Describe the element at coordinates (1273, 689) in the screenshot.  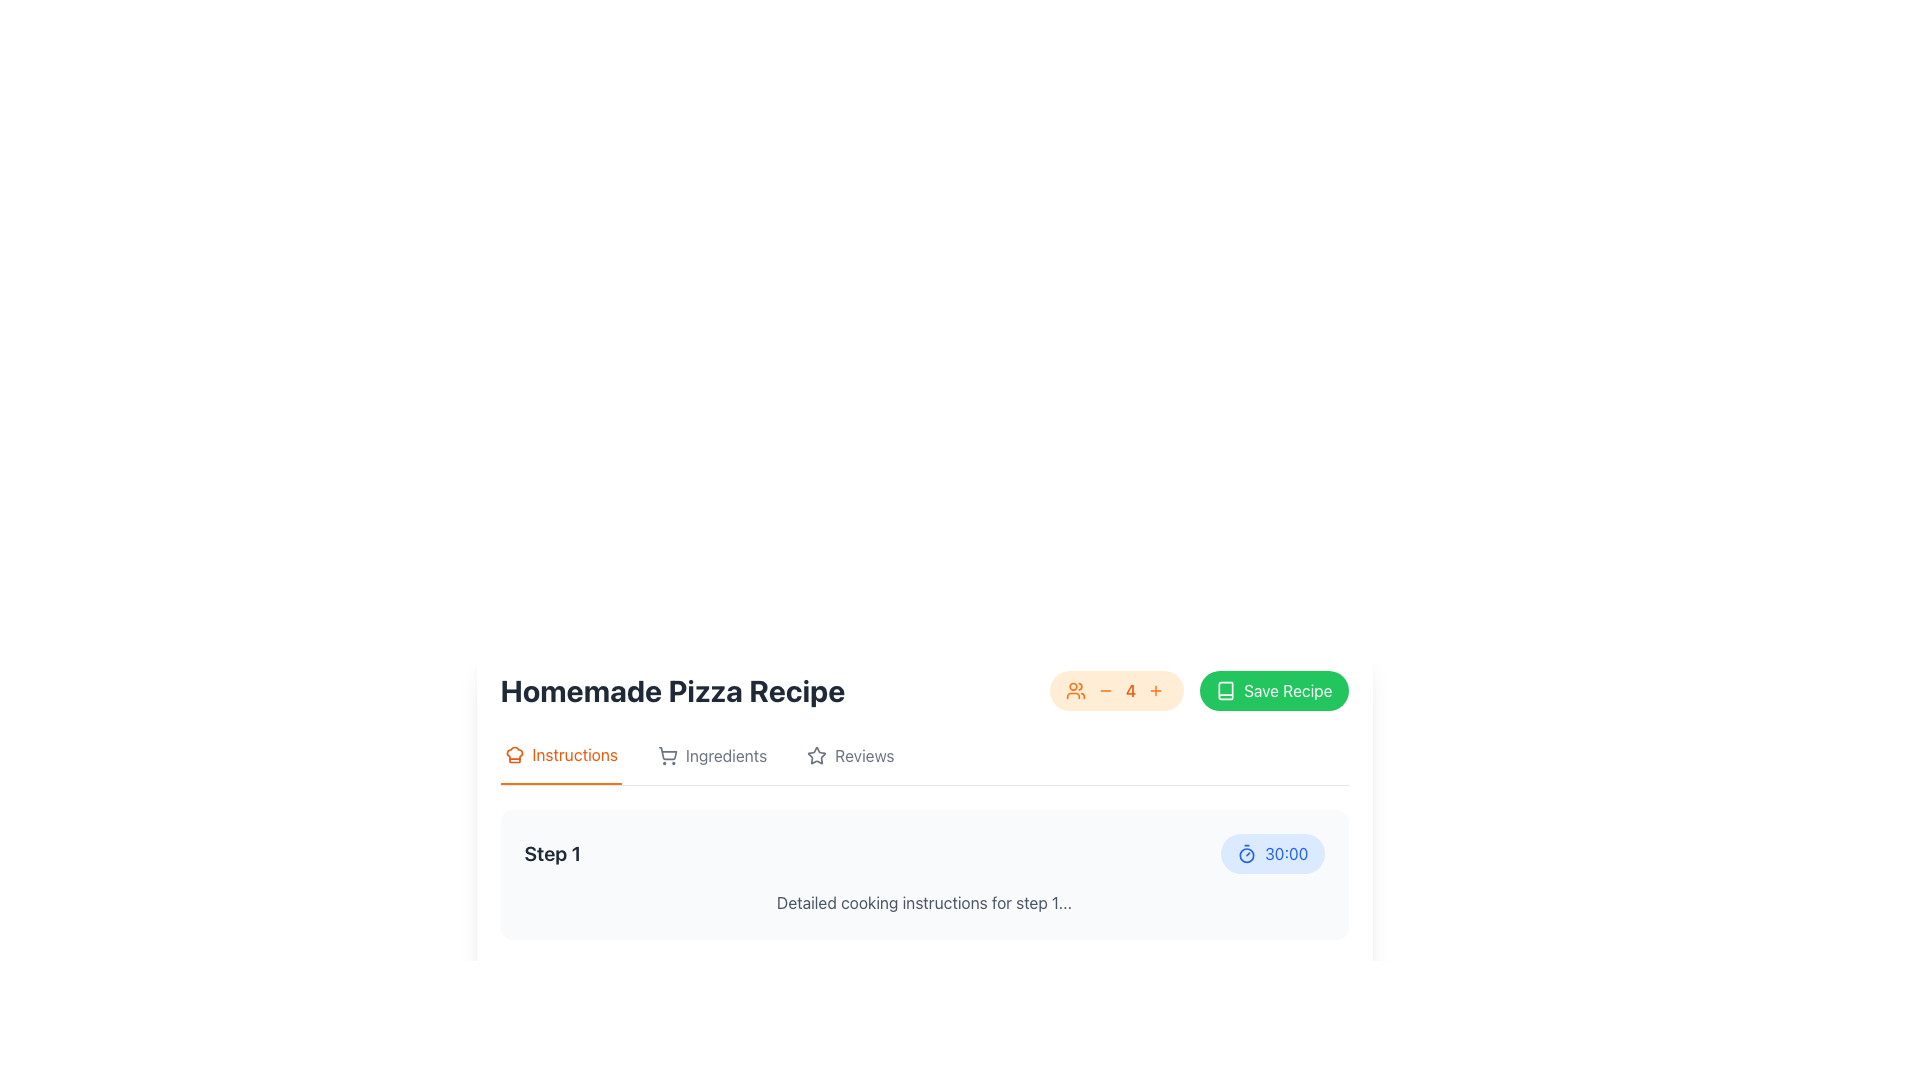
I see `the green 'Save Recipe' button with white text and an open book icon` at that location.